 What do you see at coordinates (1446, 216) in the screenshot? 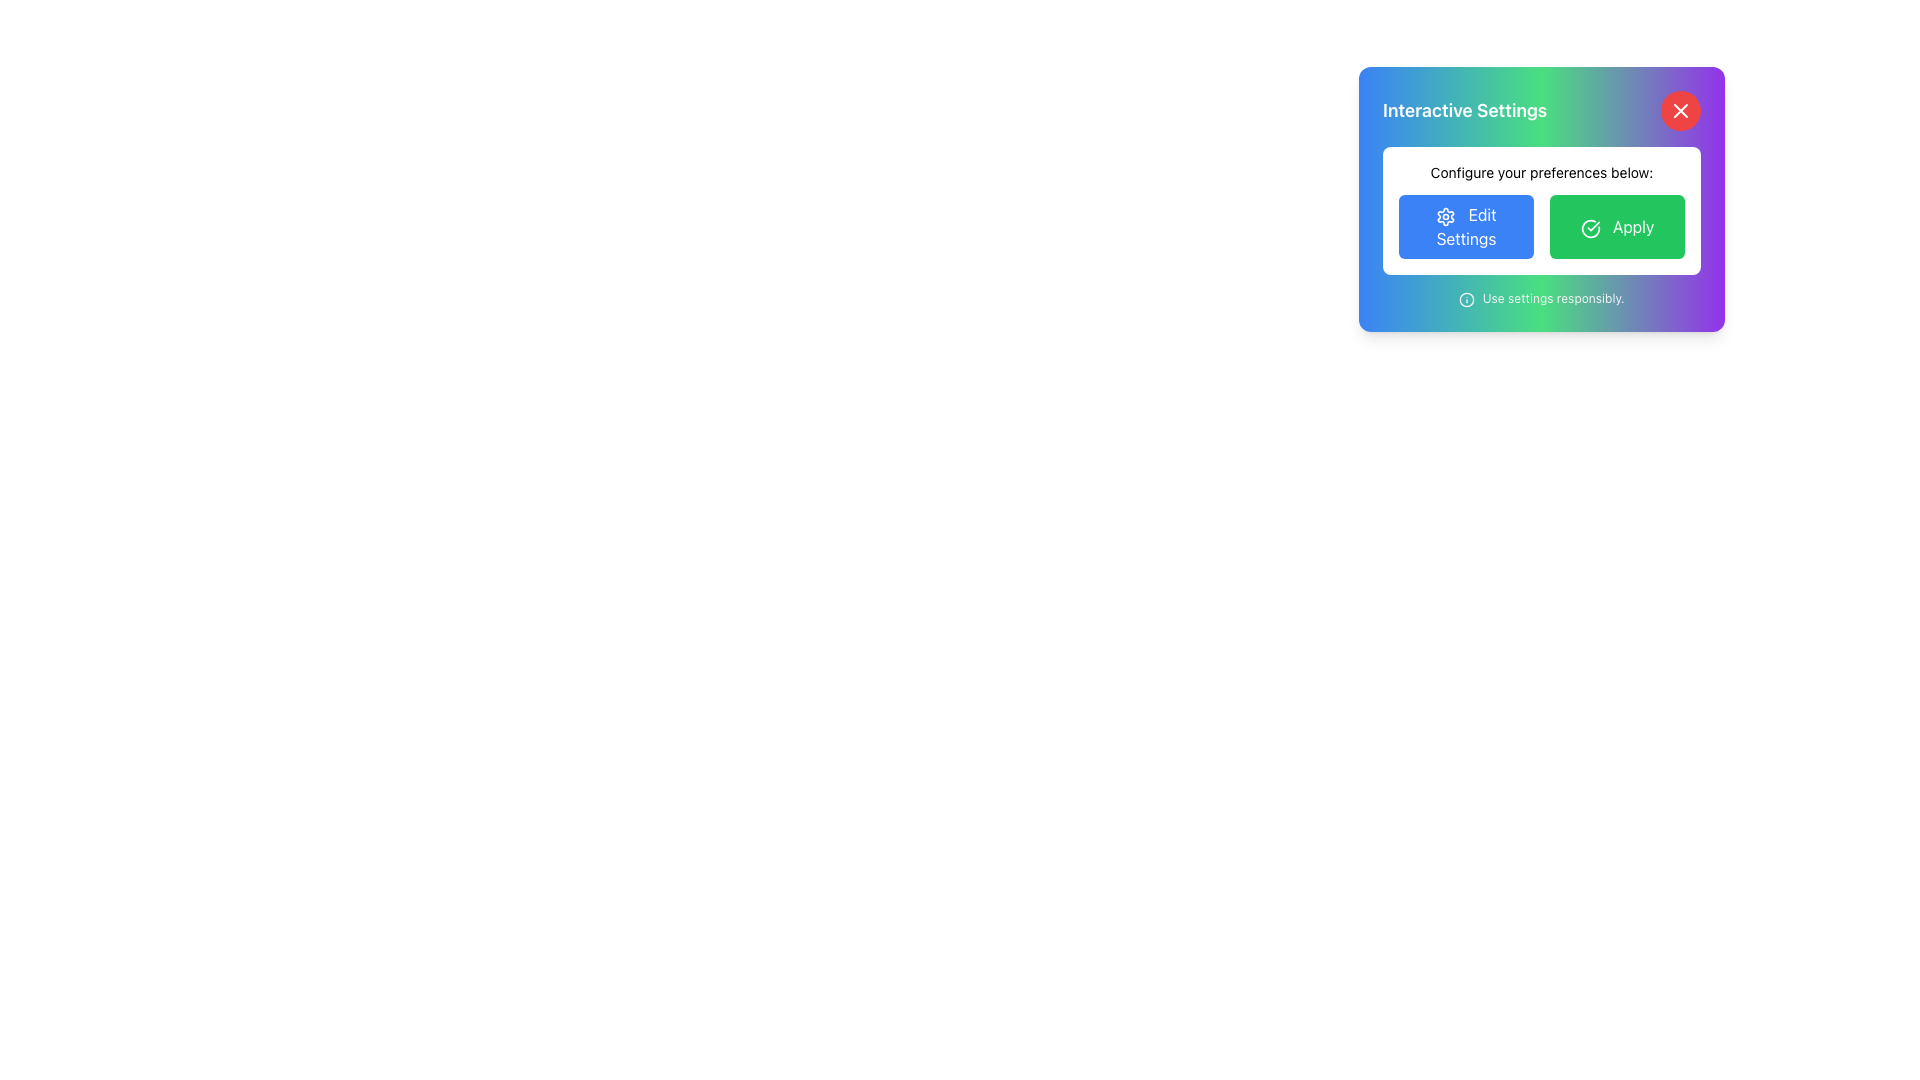
I see `the graphical settings icon, which is a gear shape located in the top-right part of the interface near the 'Interactive Settings' panel header` at bounding box center [1446, 216].